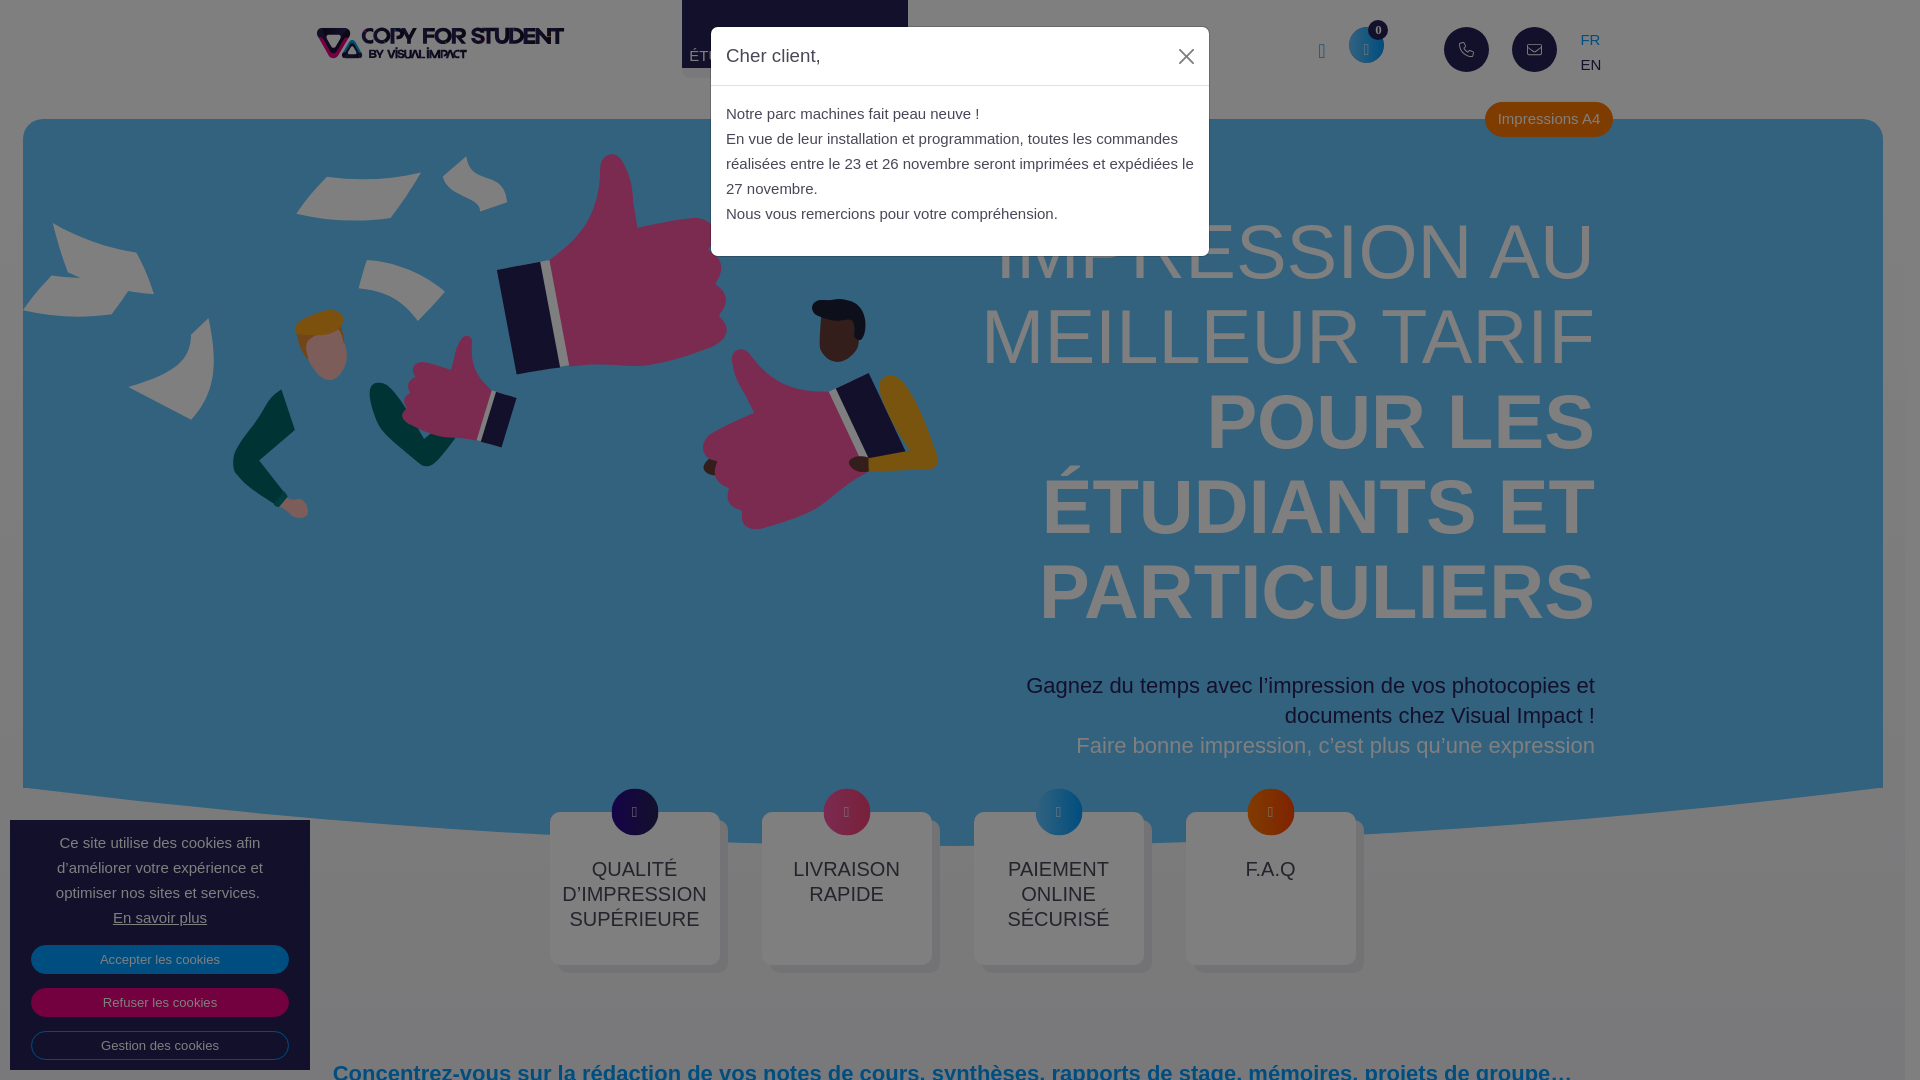 The image size is (1920, 1080). What do you see at coordinates (1270, 887) in the screenshot?
I see `'F.A.Q'` at bounding box center [1270, 887].